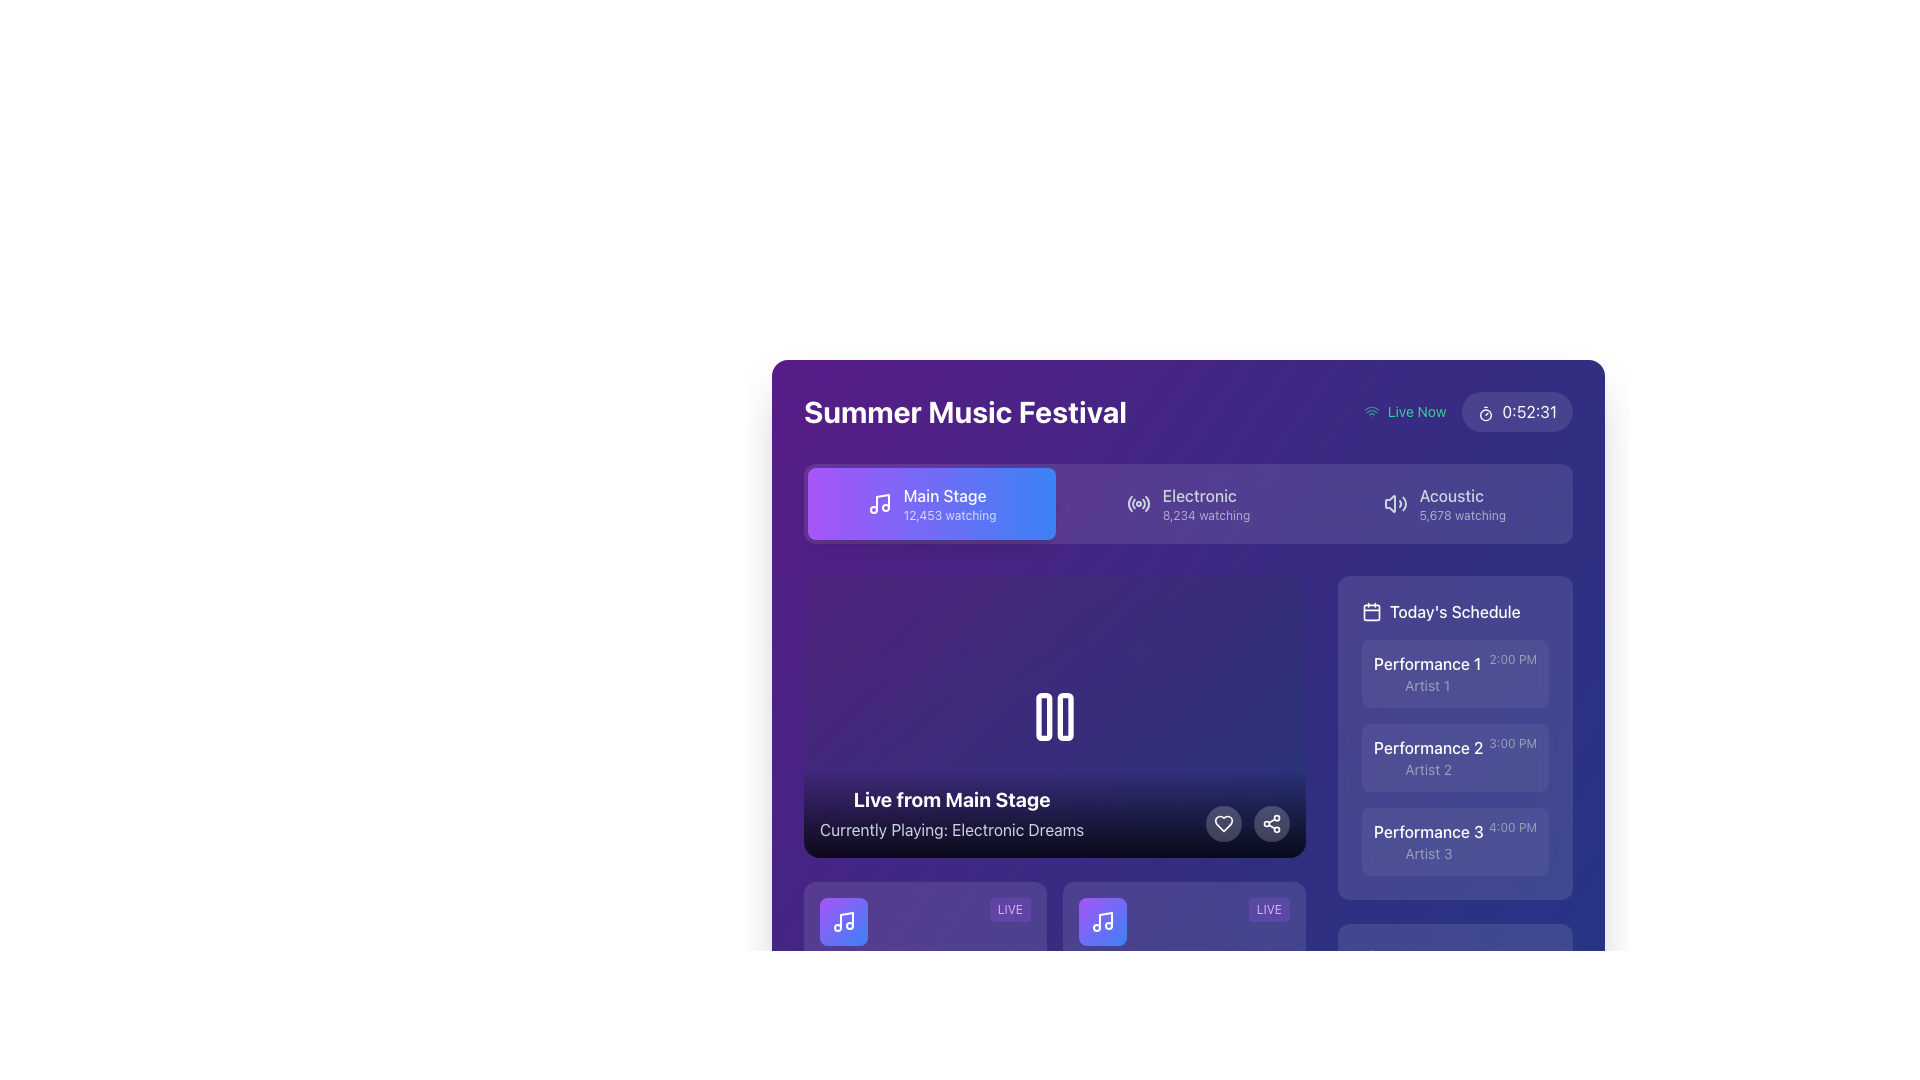 The width and height of the screenshot is (1920, 1080). I want to click on the non-interactive informational card component displaying details of a scheduled event in the 'Today's Schedule' section, positioned as the second item between 'Performance 1' and 'Performance 3', so click(1455, 737).